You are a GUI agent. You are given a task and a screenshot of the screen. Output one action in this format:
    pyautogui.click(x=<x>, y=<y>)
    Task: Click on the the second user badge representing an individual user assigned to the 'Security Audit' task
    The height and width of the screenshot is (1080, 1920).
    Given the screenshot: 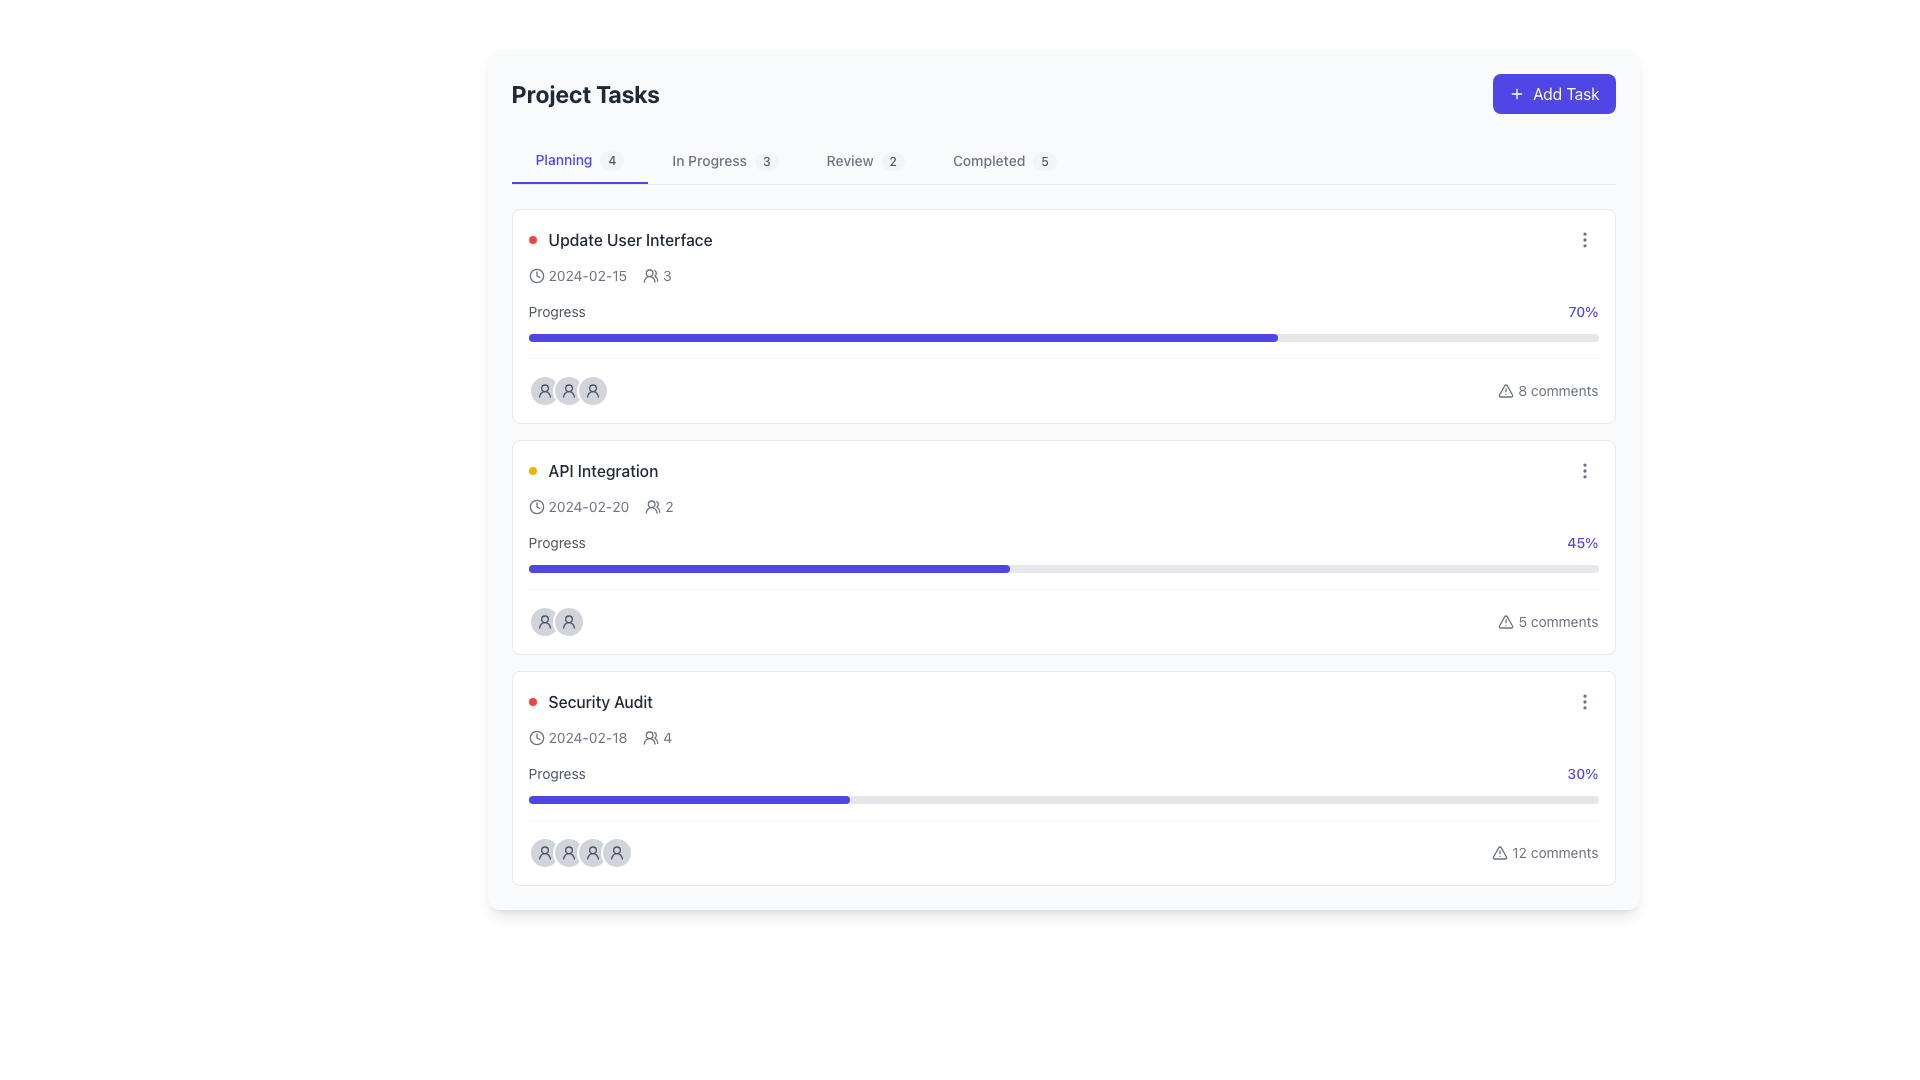 What is the action you would take?
    pyautogui.click(x=567, y=852)
    